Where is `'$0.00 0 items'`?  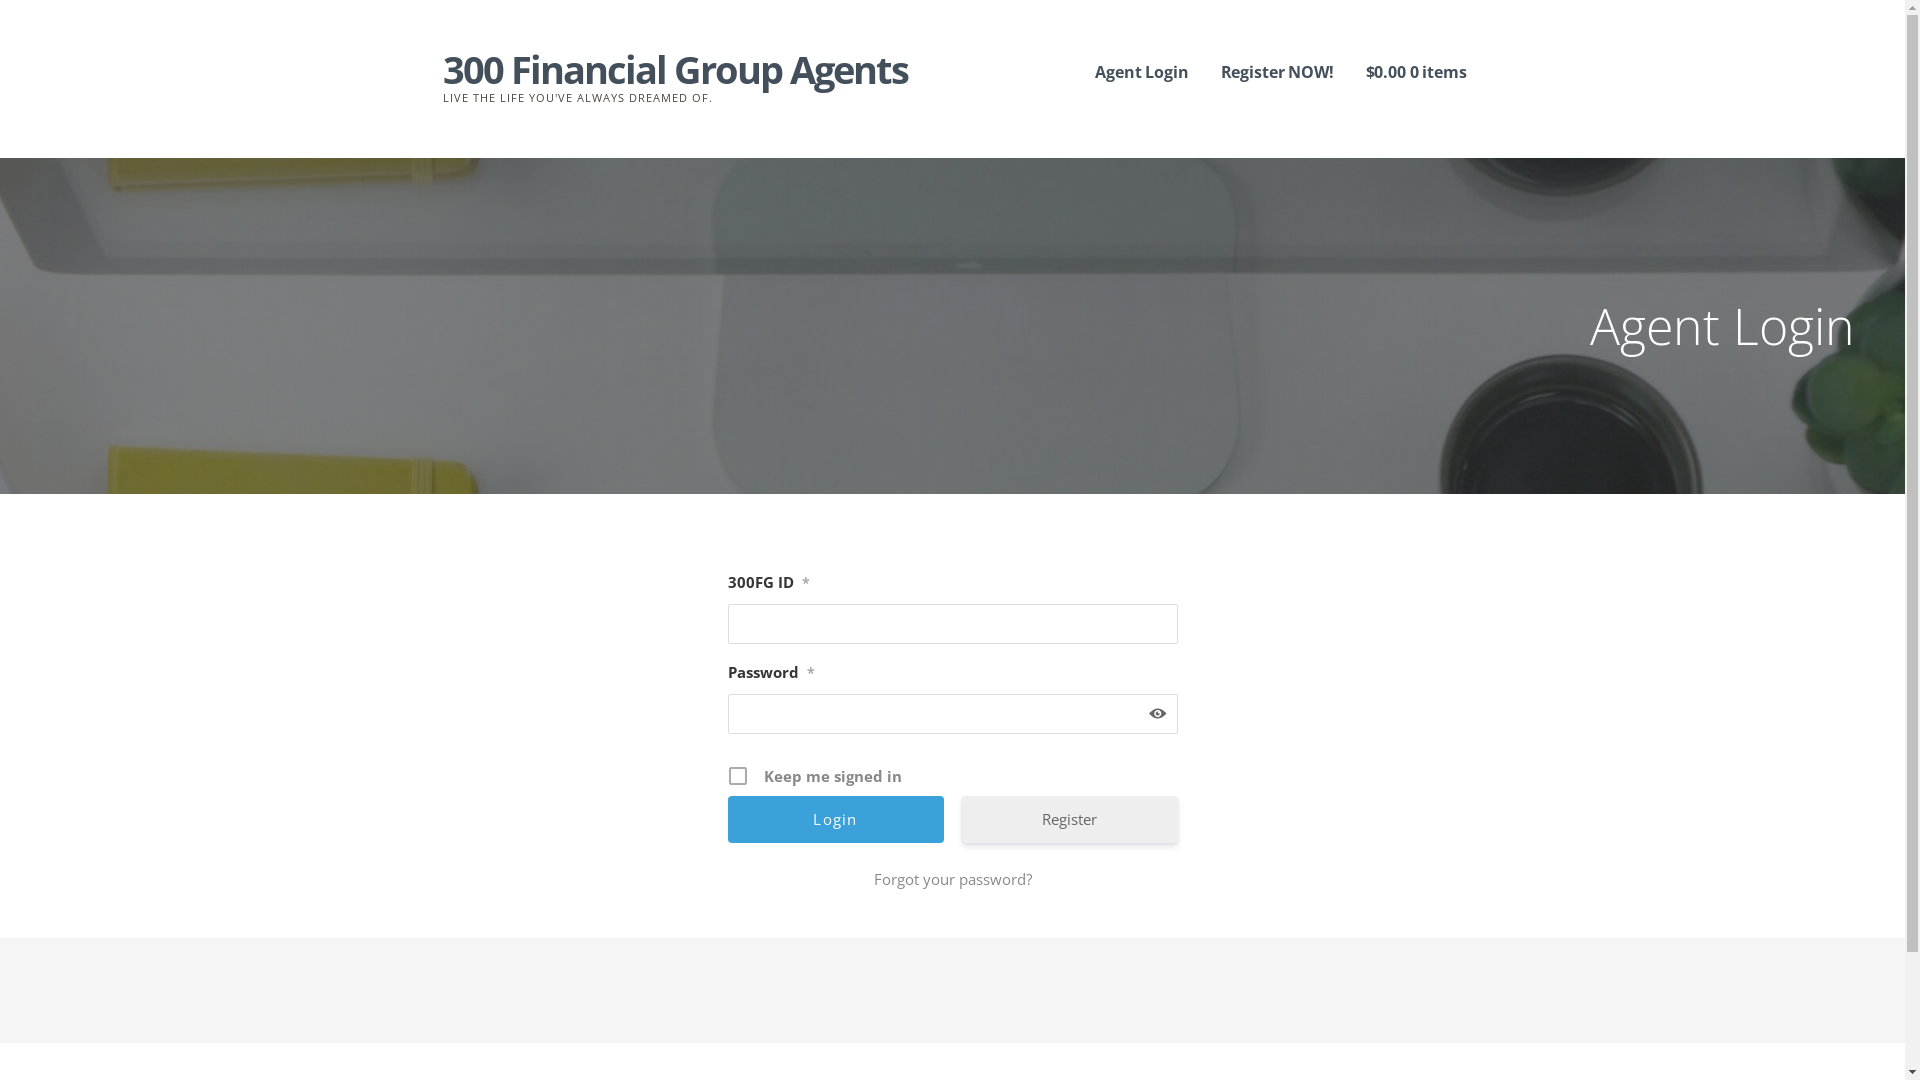 '$0.00 0 items' is located at coordinates (1415, 72).